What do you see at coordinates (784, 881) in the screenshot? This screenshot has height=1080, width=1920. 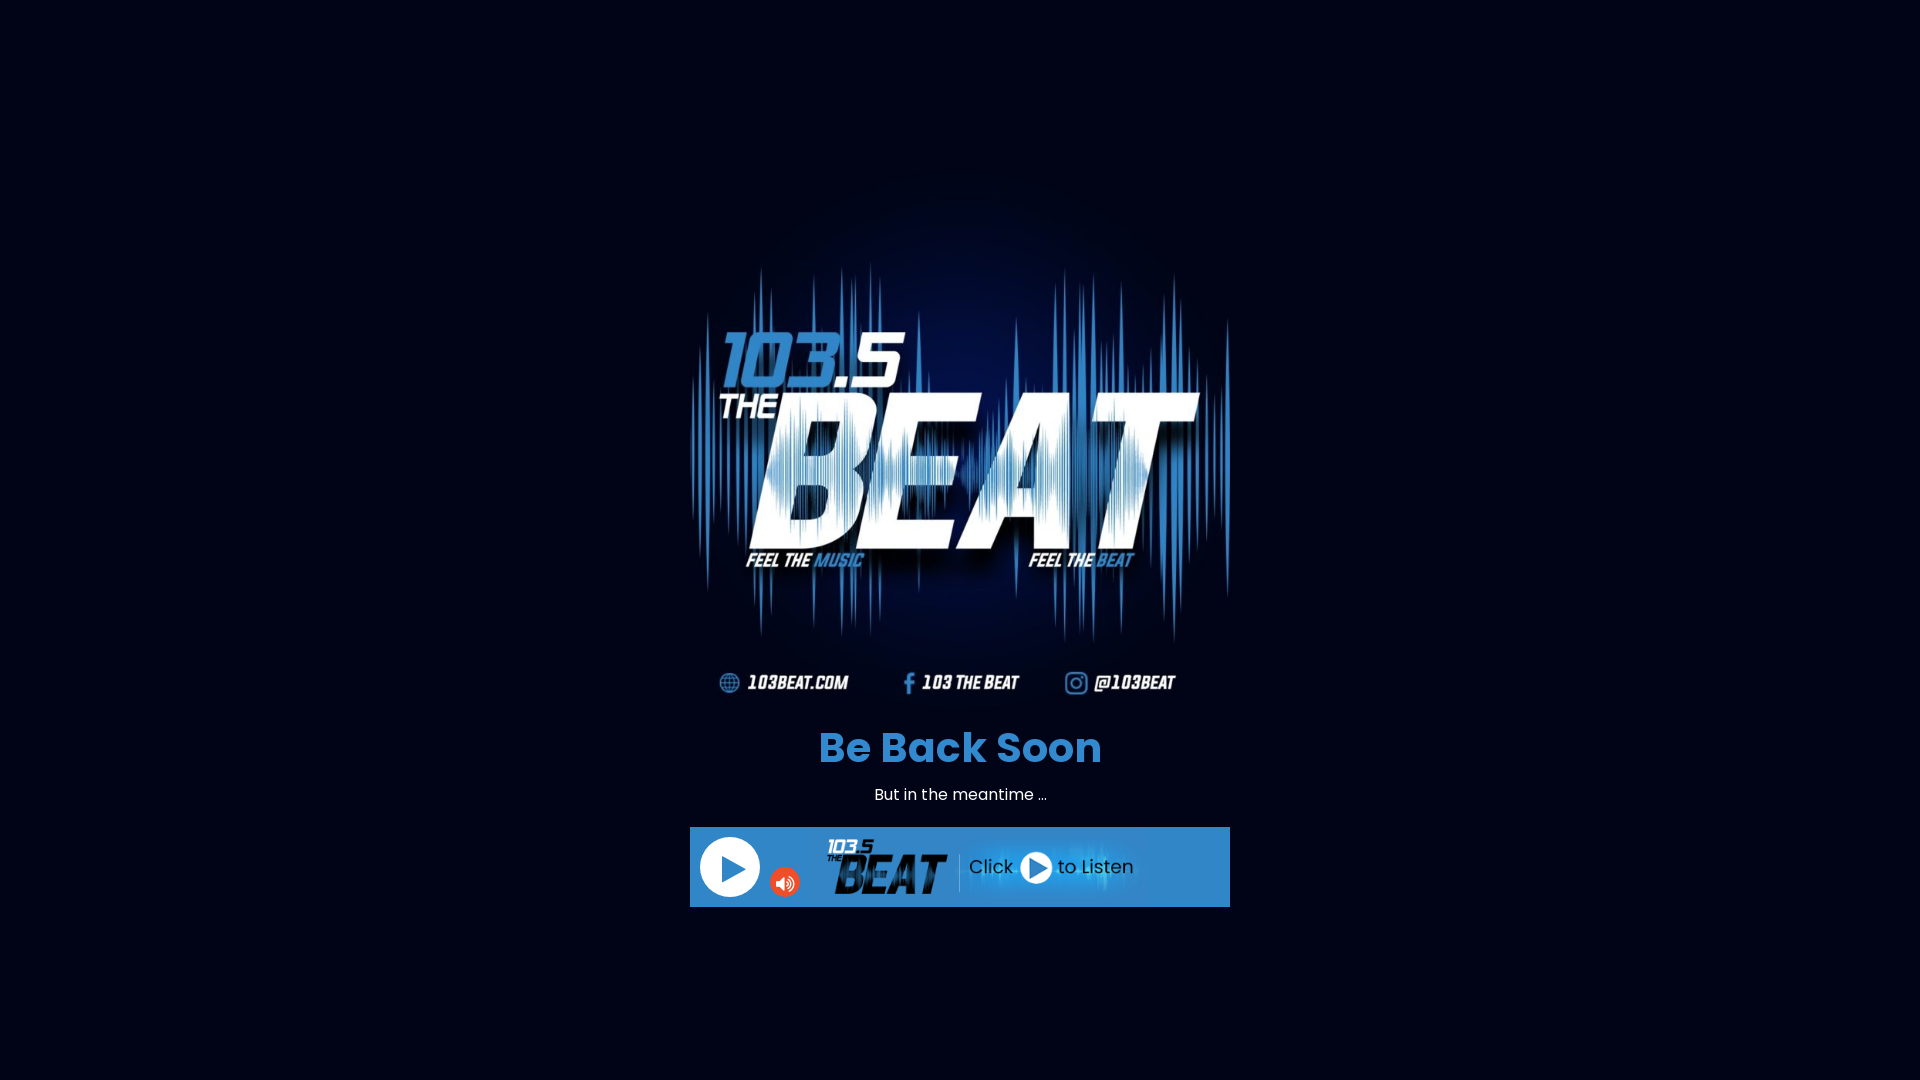 I see `'Mute'` at bounding box center [784, 881].